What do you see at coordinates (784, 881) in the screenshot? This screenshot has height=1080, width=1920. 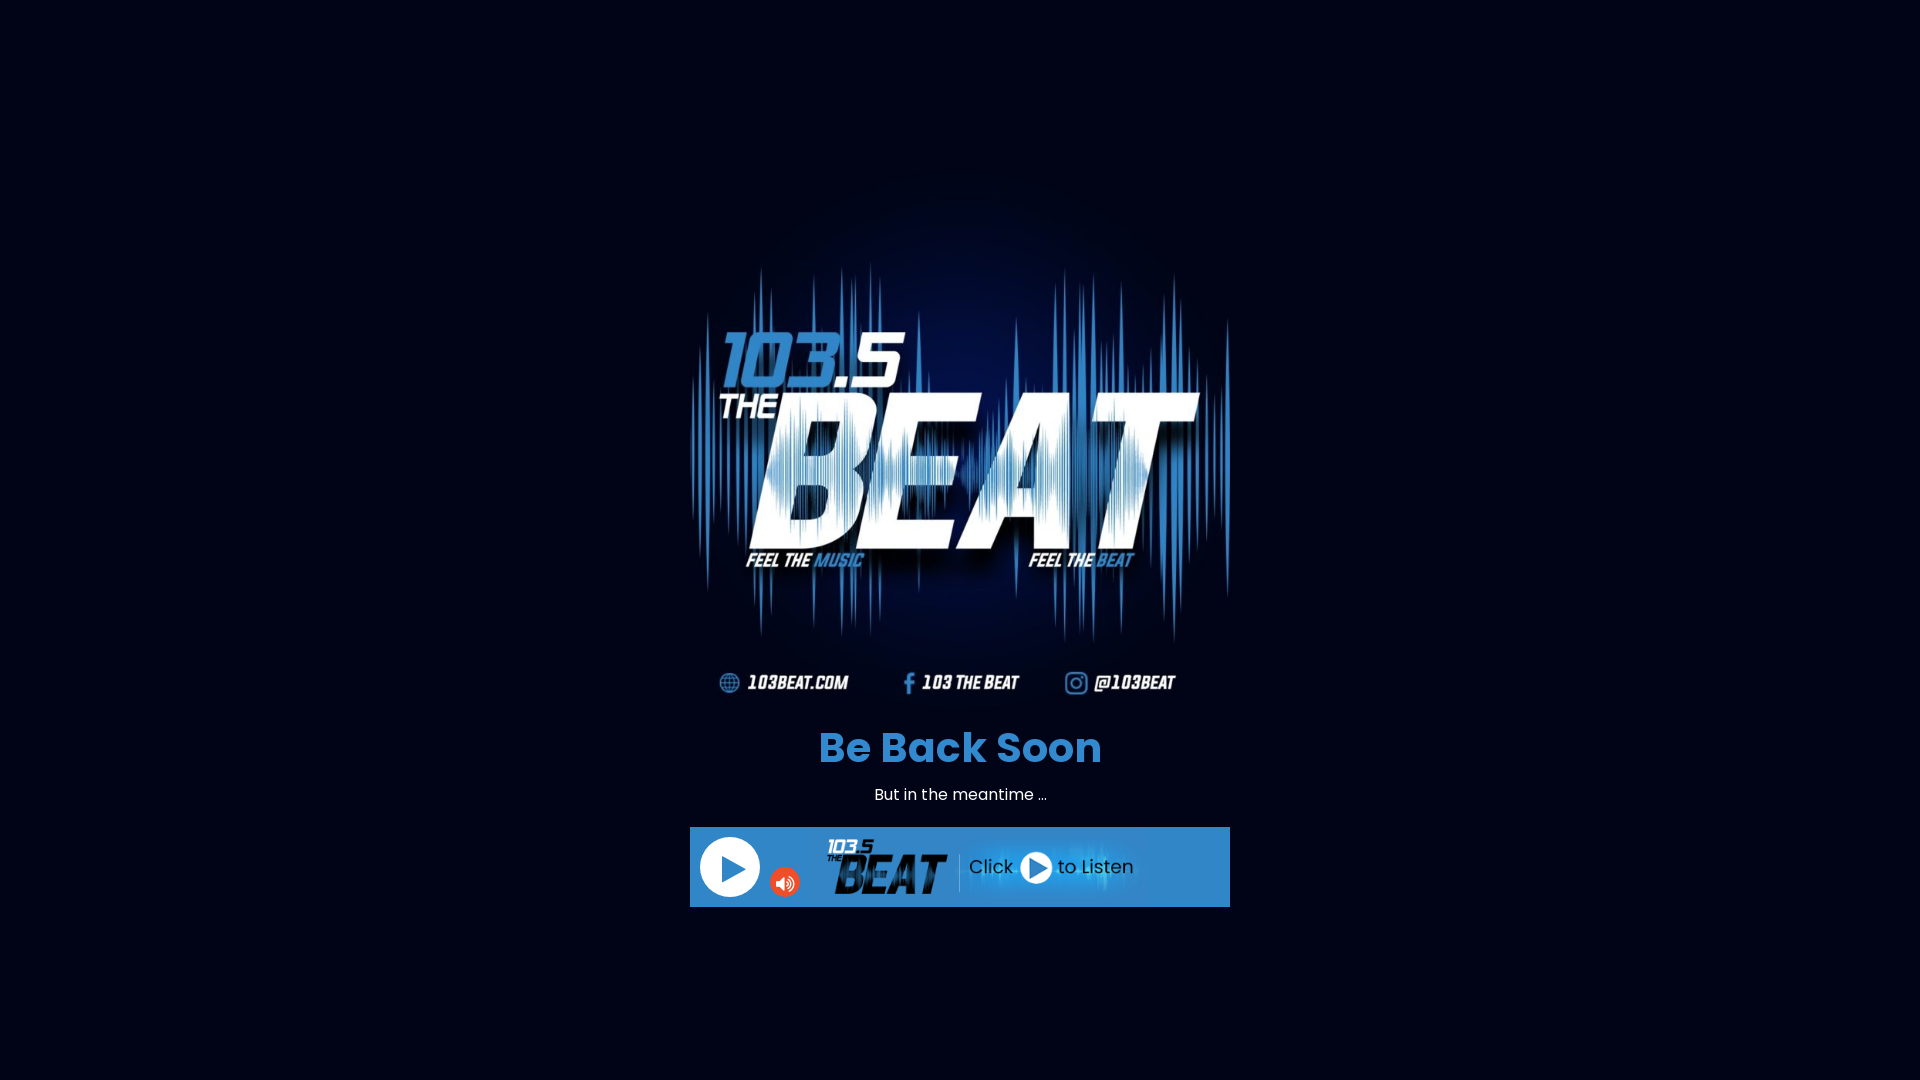 I see `'Mute'` at bounding box center [784, 881].